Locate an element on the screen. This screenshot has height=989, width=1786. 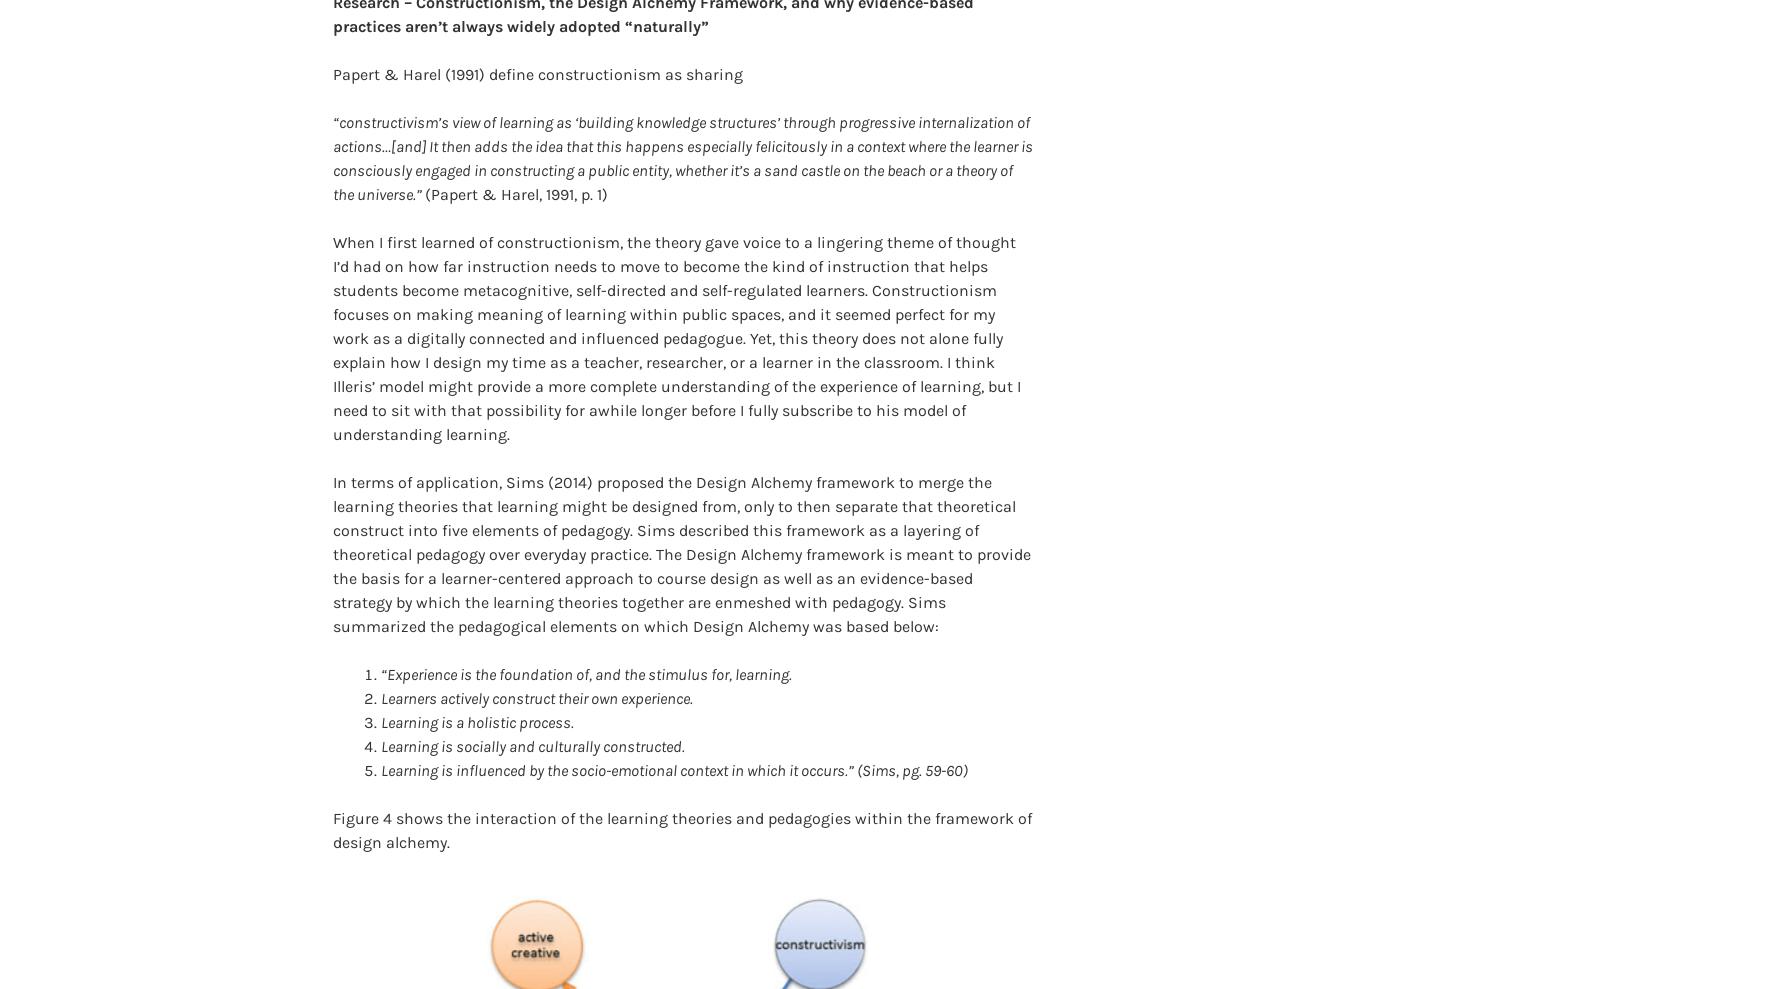
'“constructivism’s view of learning as ‘building knowledge structures’ through progressive internalization of actions…[and] It then adds the idea that this happens especially felicitously in a context where the learner is consciously engaged in constructing a public entity, whether it’s a sand castle on the beach or a theory of the universe.”' is located at coordinates (682, 125).